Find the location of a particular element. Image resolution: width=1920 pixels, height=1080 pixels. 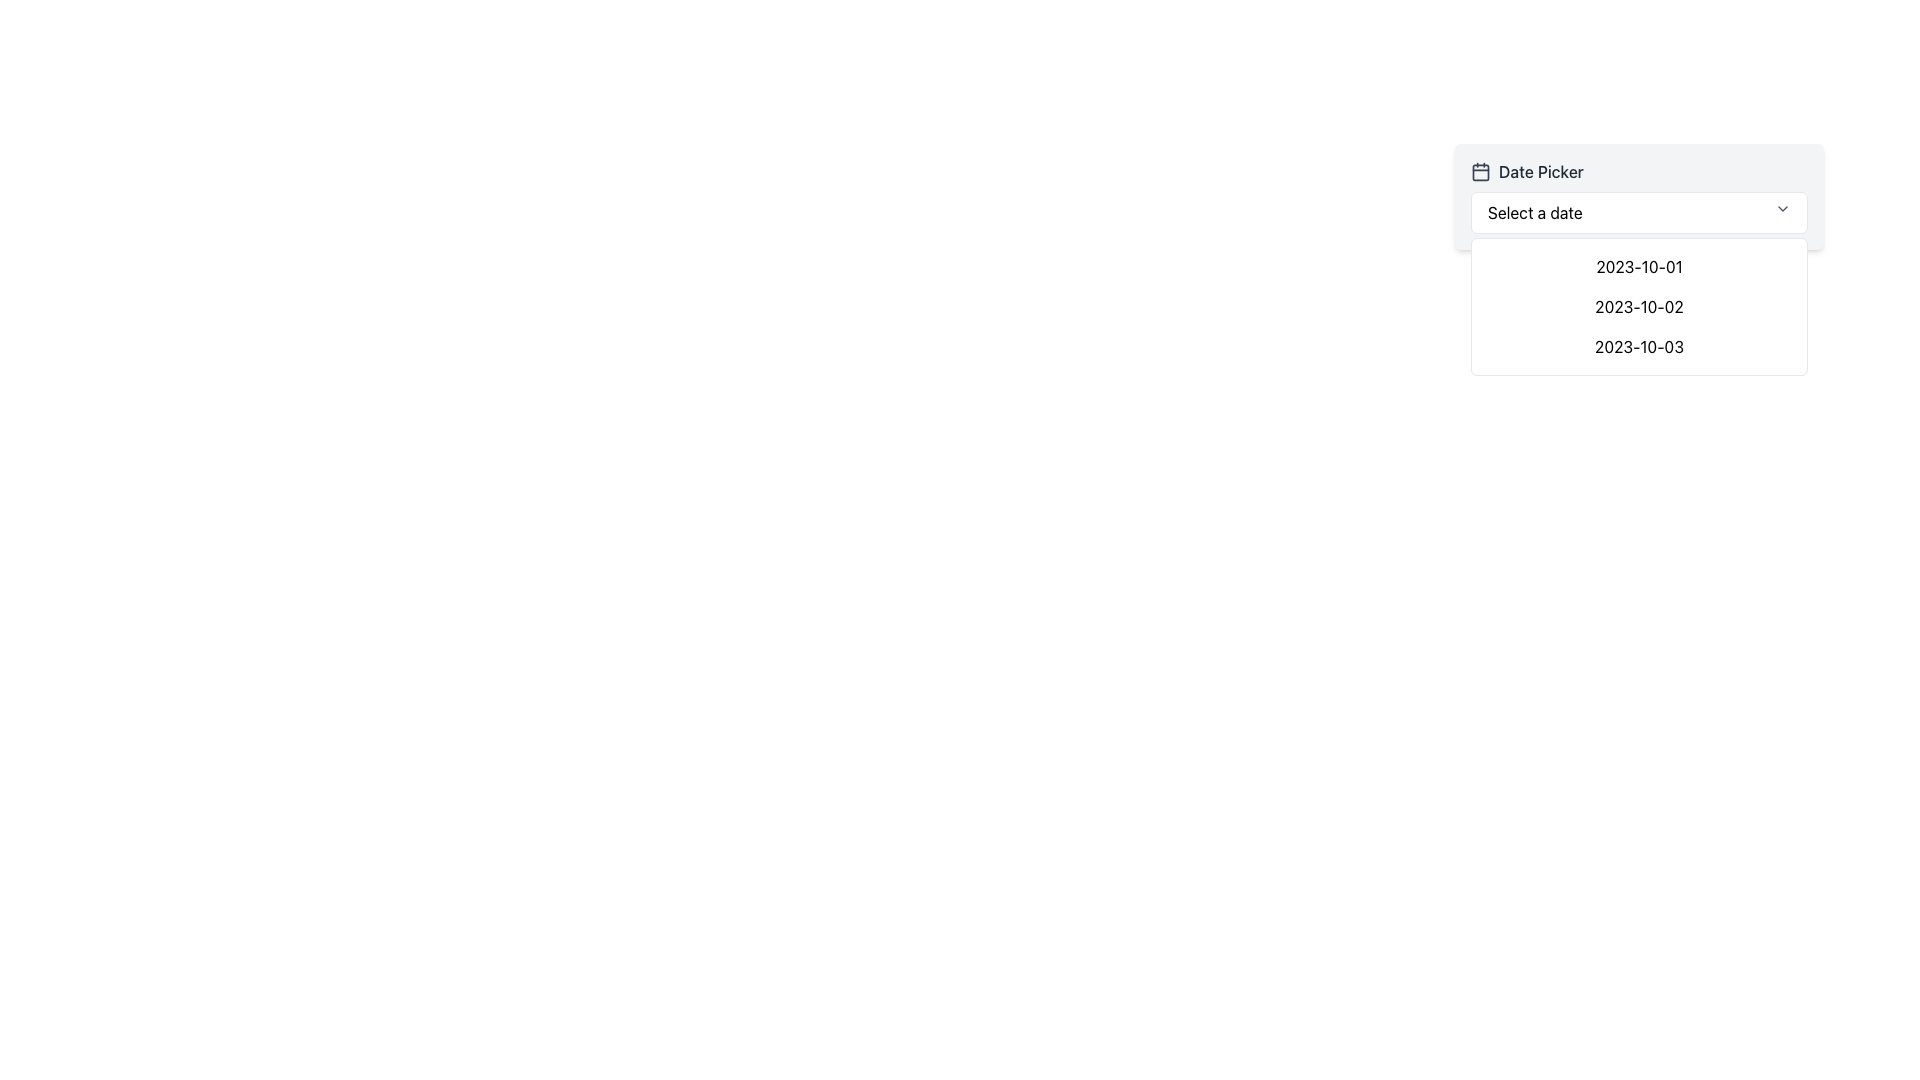

a date from the dropdown in the Date Picker Component, which features a title labeled 'Date Picker' and a selection field with the text 'Select a date' is located at coordinates (1639, 196).